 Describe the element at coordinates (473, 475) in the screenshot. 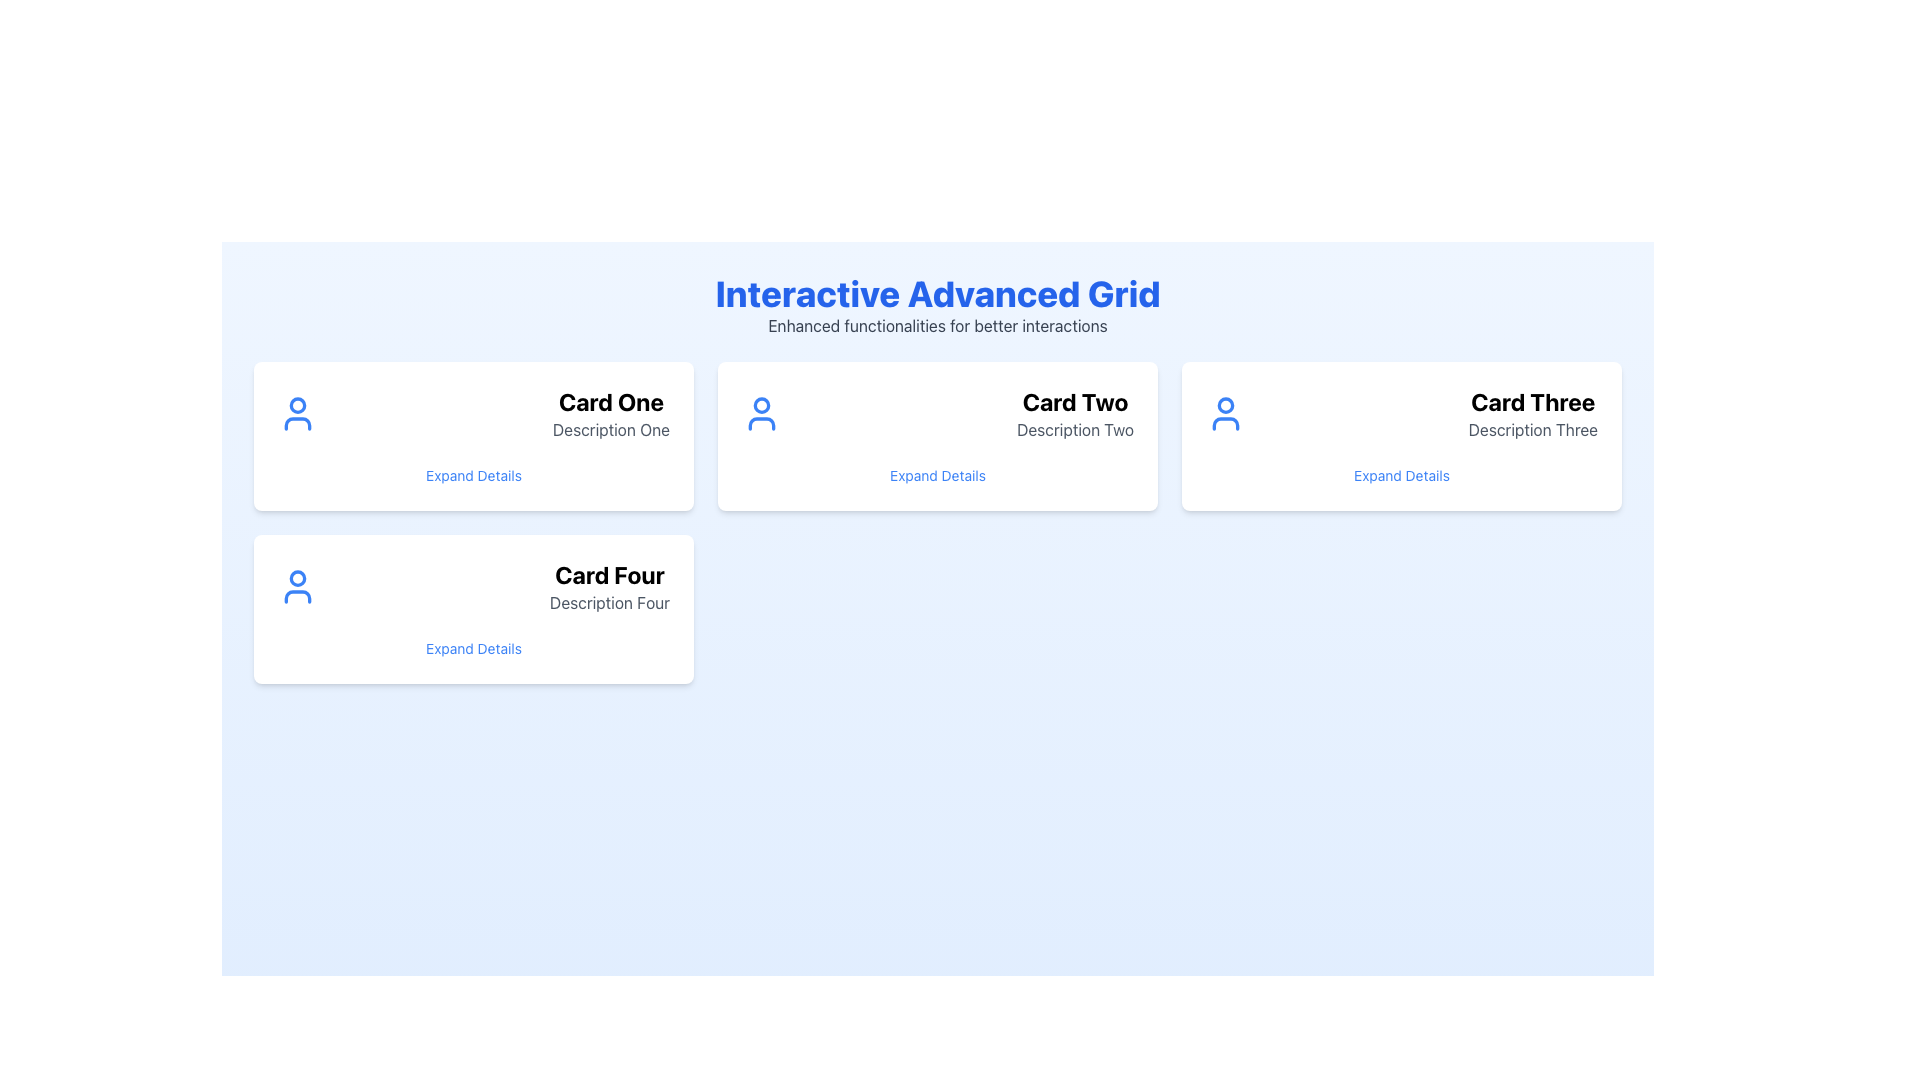

I see `the blue text link labeled 'Expand Details', located at the bottom of 'Card One'` at that location.